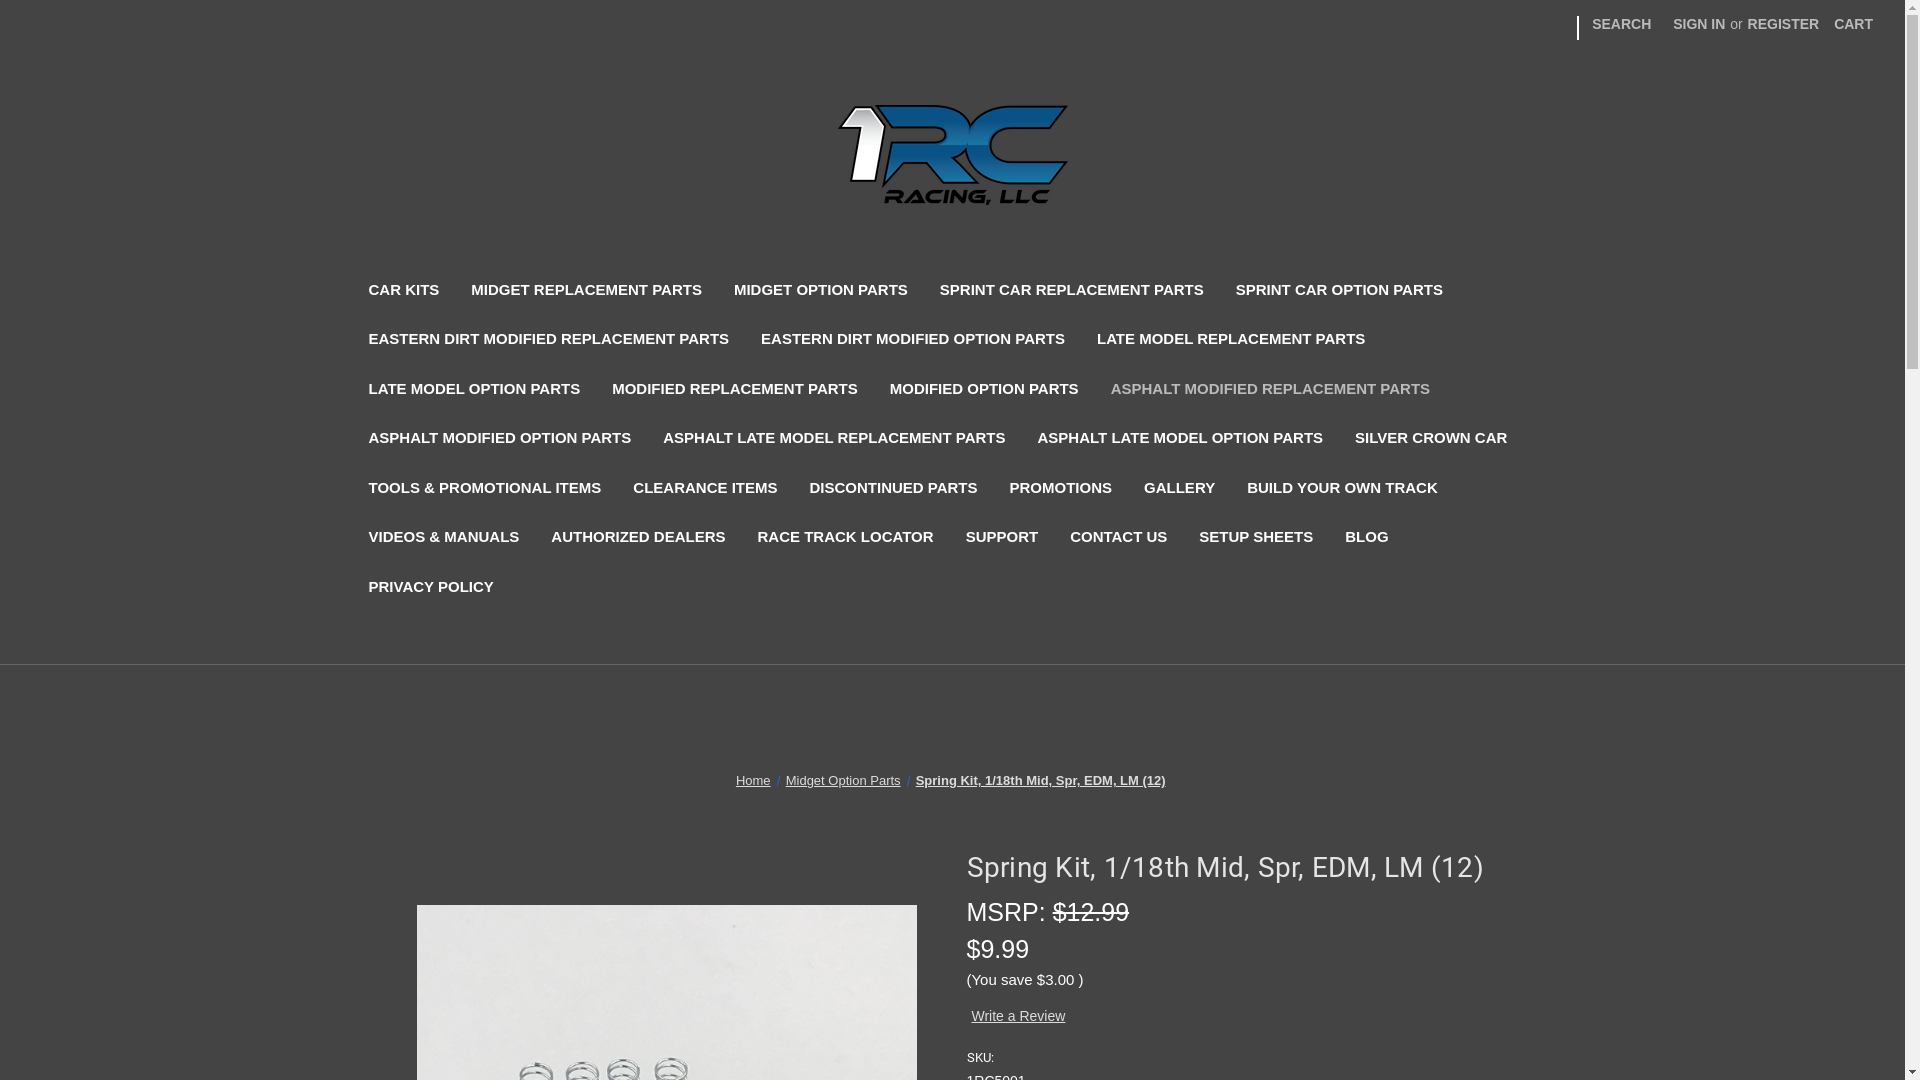 This screenshot has height=1080, width=1920. What do you see at coordinates (429, 588) in the screenshot?
I see `'PRIVACY POLICY'` at bounding box center [429, 588].